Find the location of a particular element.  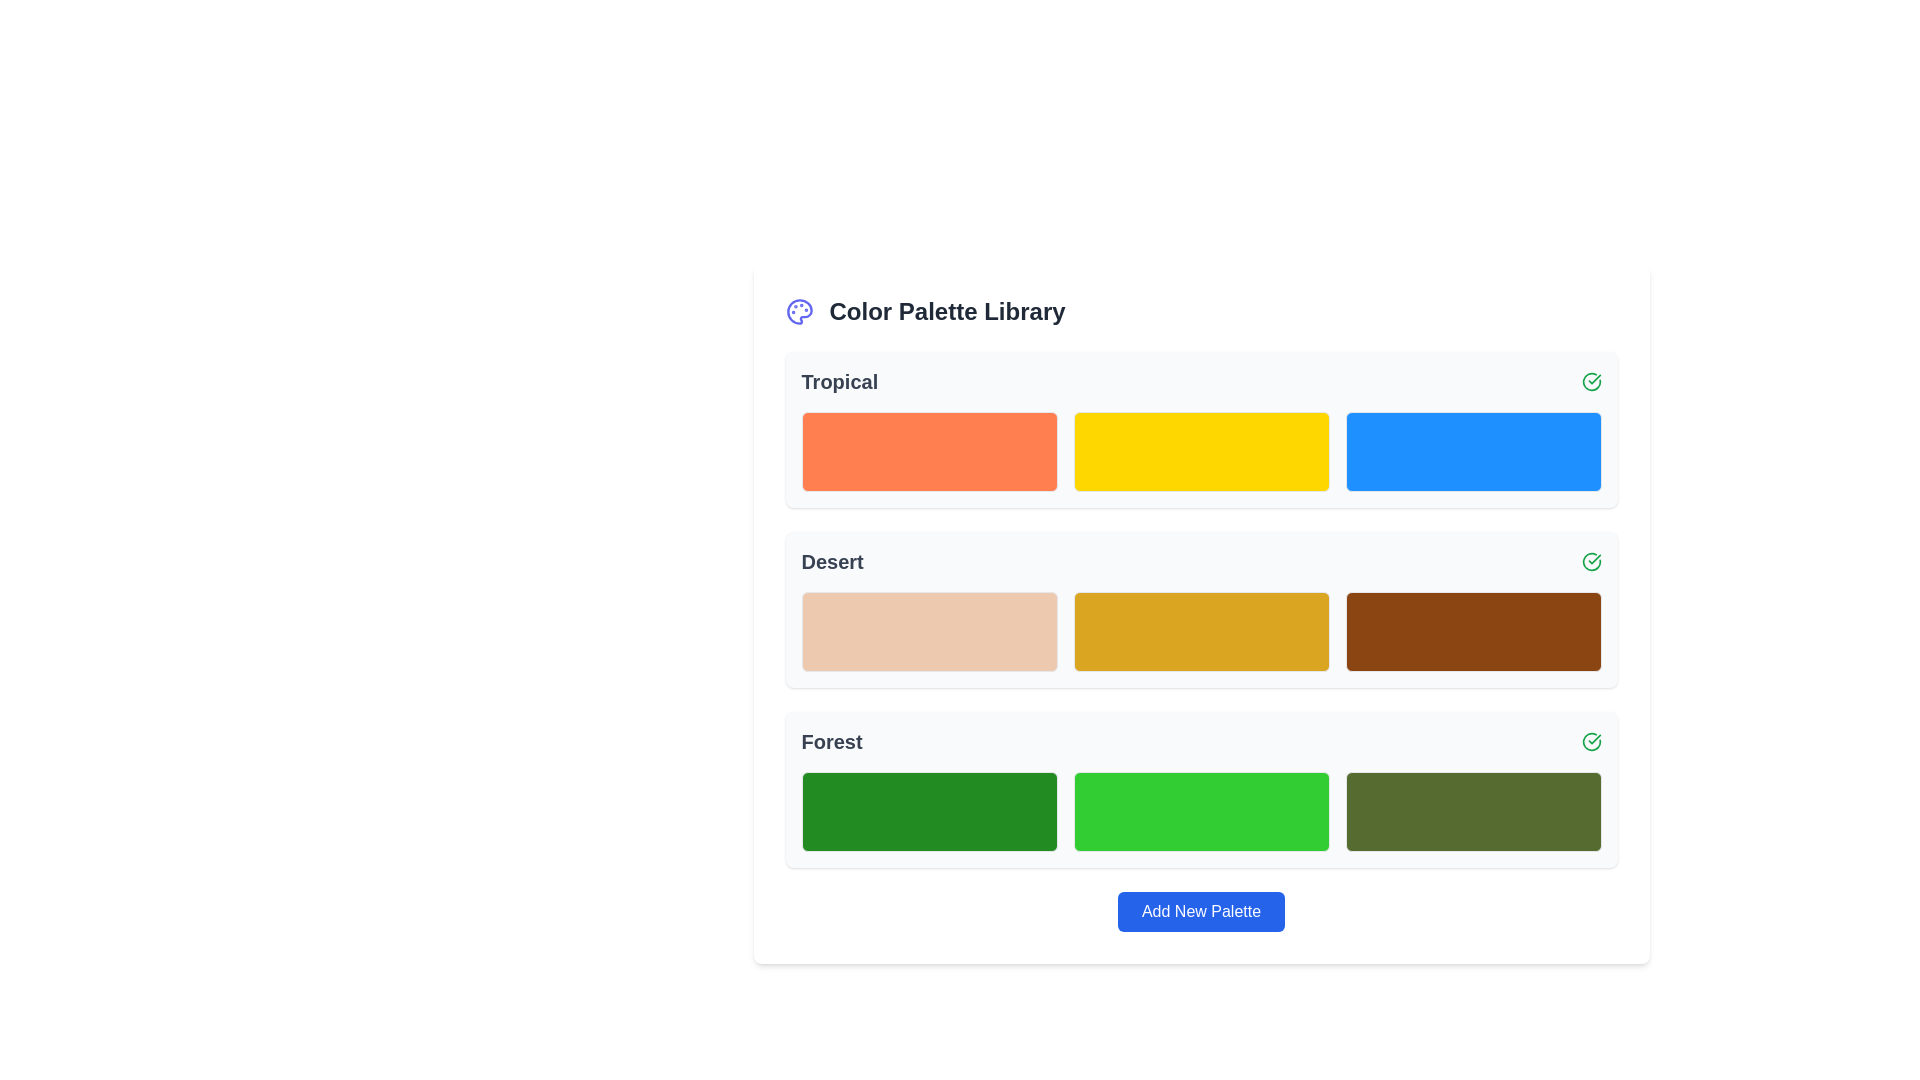

the green-filled circular outline SVG graphic located on the far right side of the 'Desert' palette row is located at coordinates (1590, 741).